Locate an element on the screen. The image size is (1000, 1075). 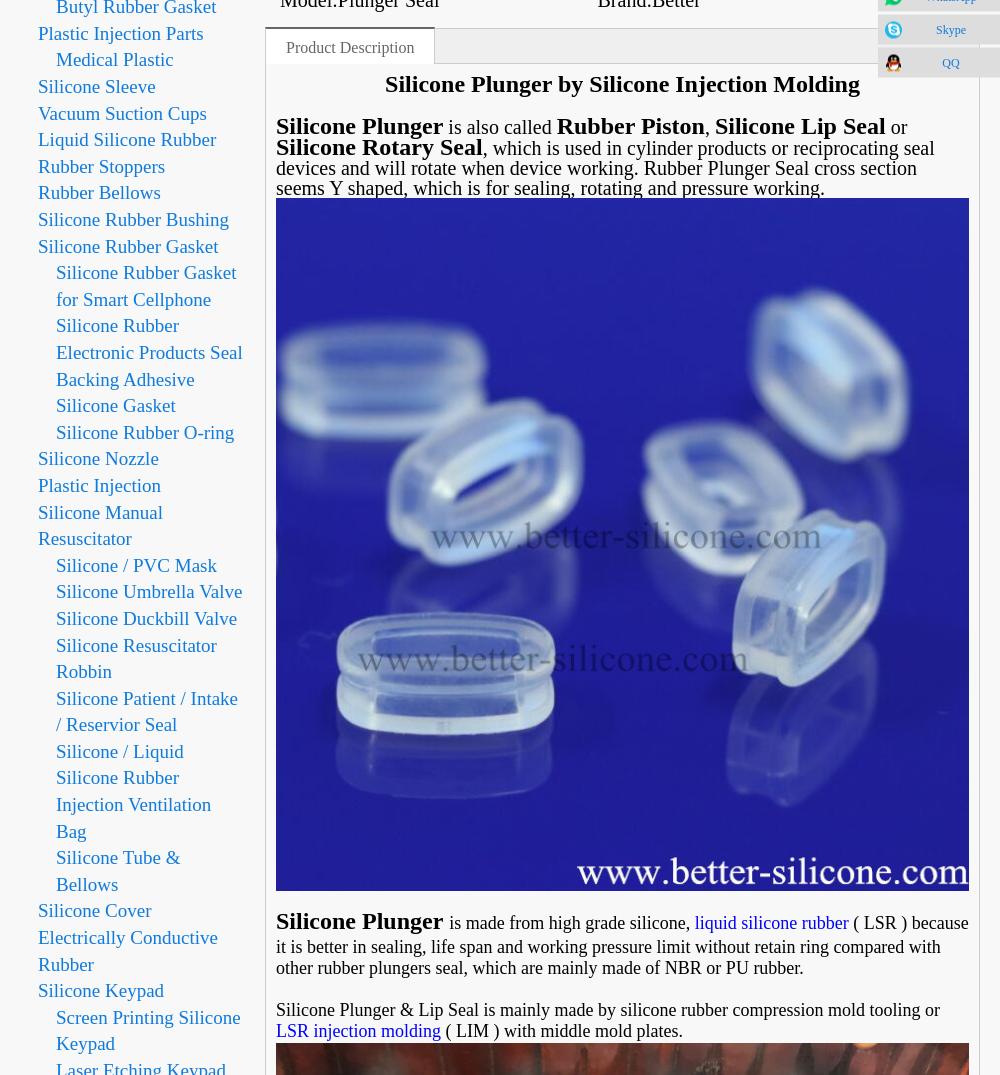
'Silicone Resuscitator Robbin' is located at coordinates (136, 658).